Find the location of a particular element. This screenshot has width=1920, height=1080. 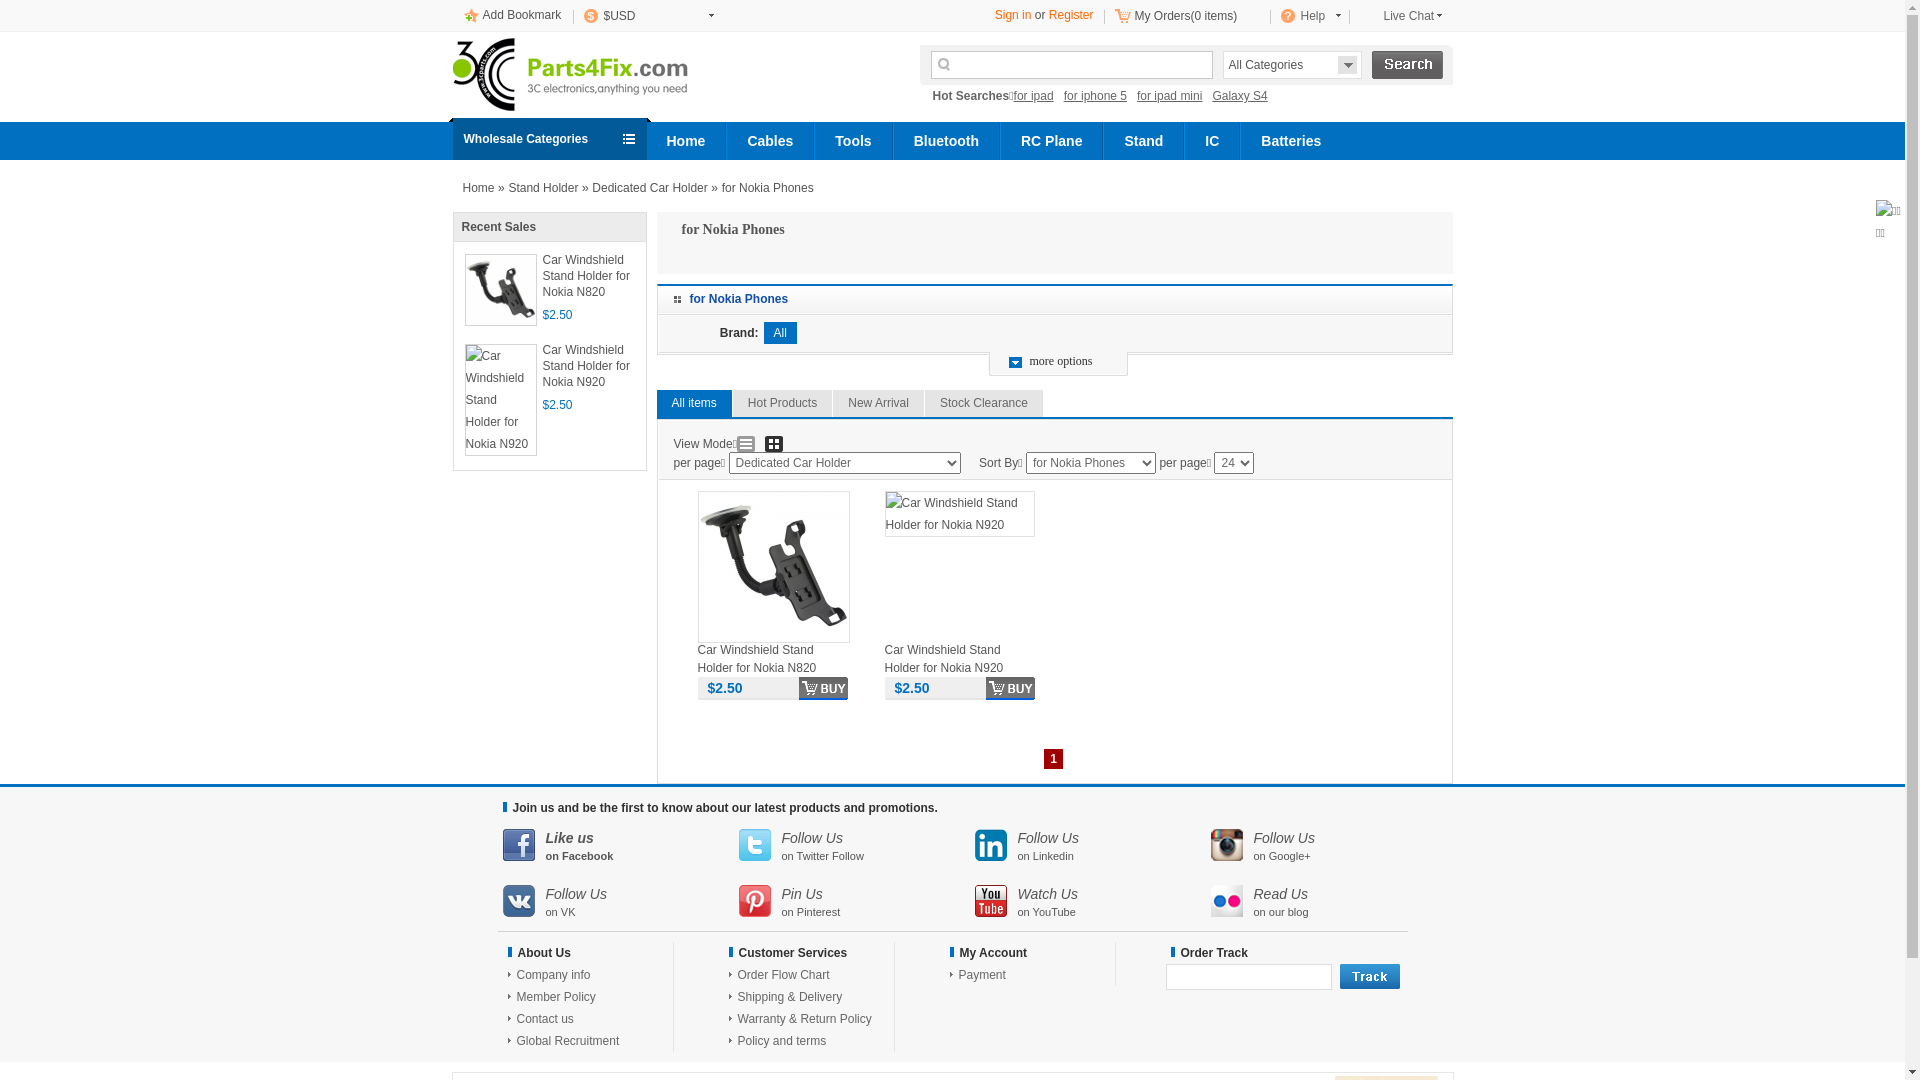

'Pin Us is located at coordinates (855, 901).